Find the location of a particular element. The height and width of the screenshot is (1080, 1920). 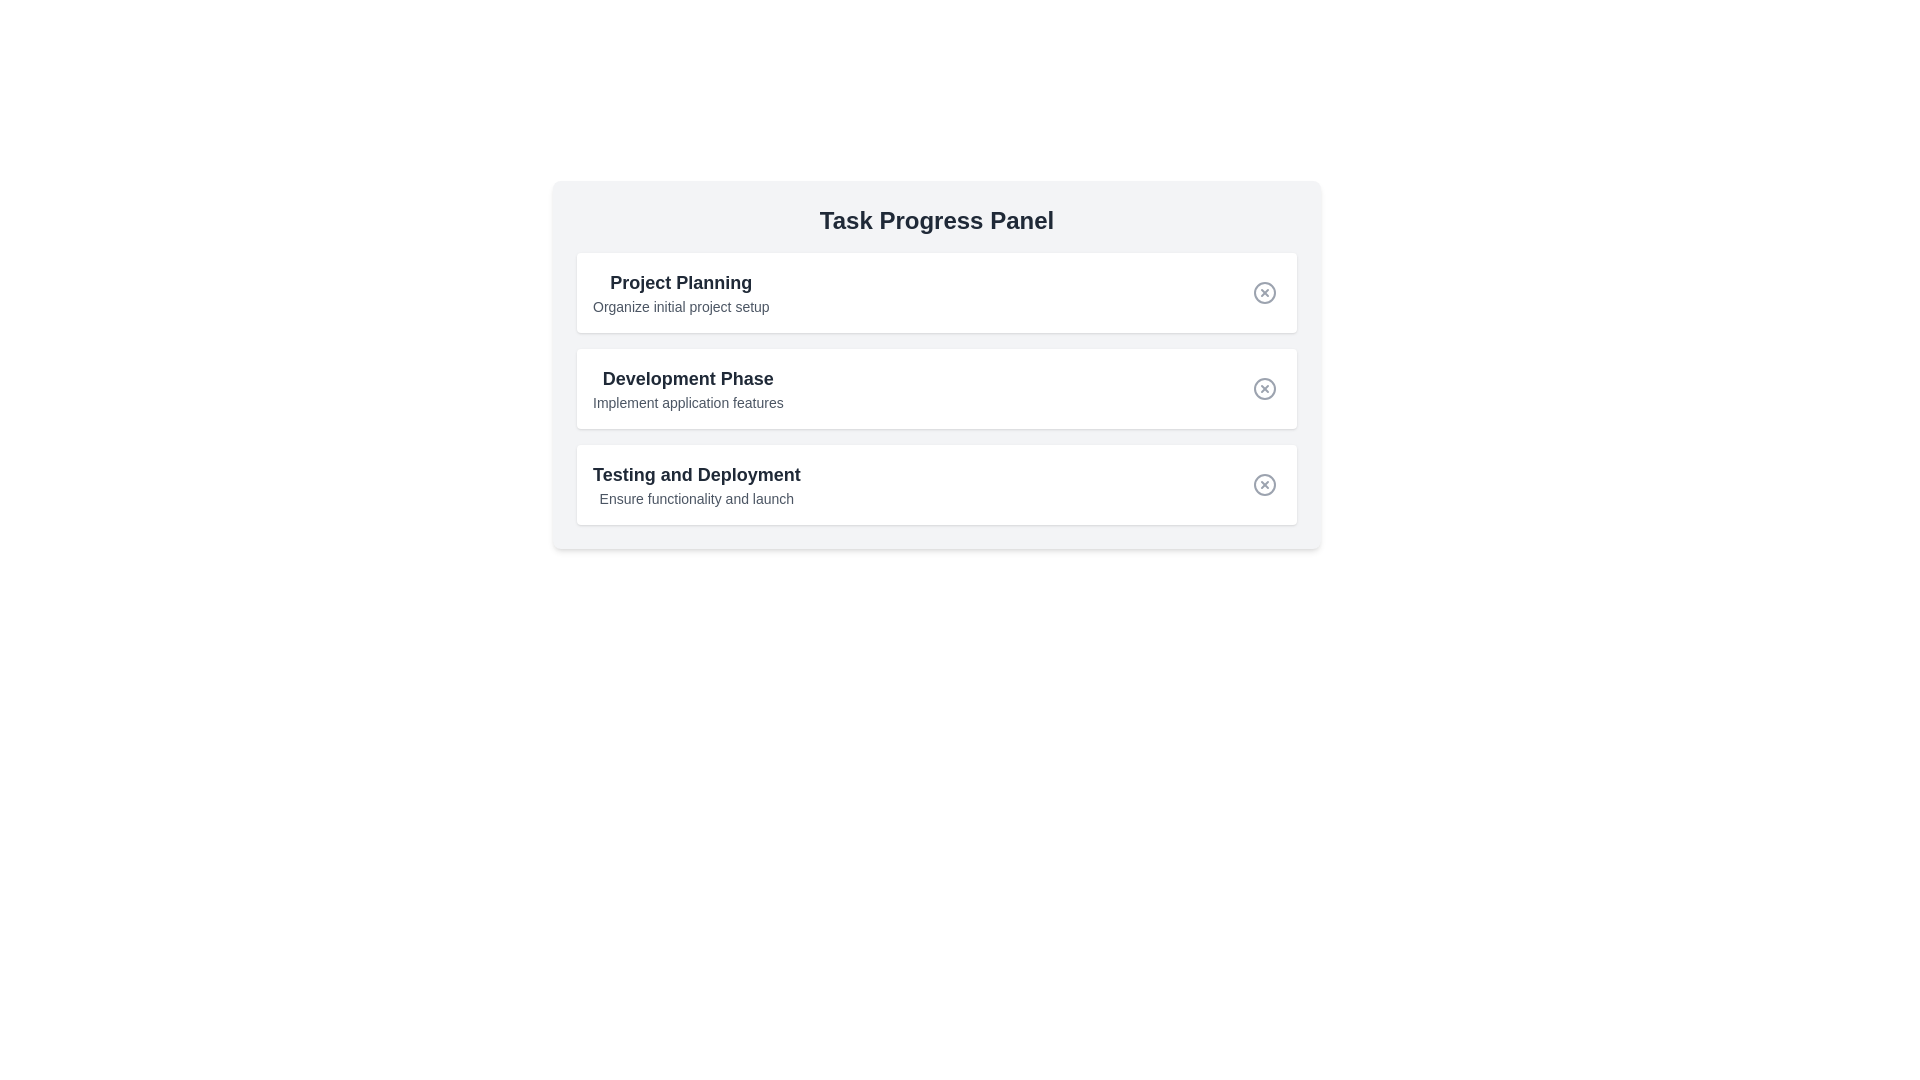

the label that displays the task title and description, which is the third item in a vertical list within the task tracking interface, located below 'Development Phase' and to the left of a circular button icon is located at coordinates (696, 485).